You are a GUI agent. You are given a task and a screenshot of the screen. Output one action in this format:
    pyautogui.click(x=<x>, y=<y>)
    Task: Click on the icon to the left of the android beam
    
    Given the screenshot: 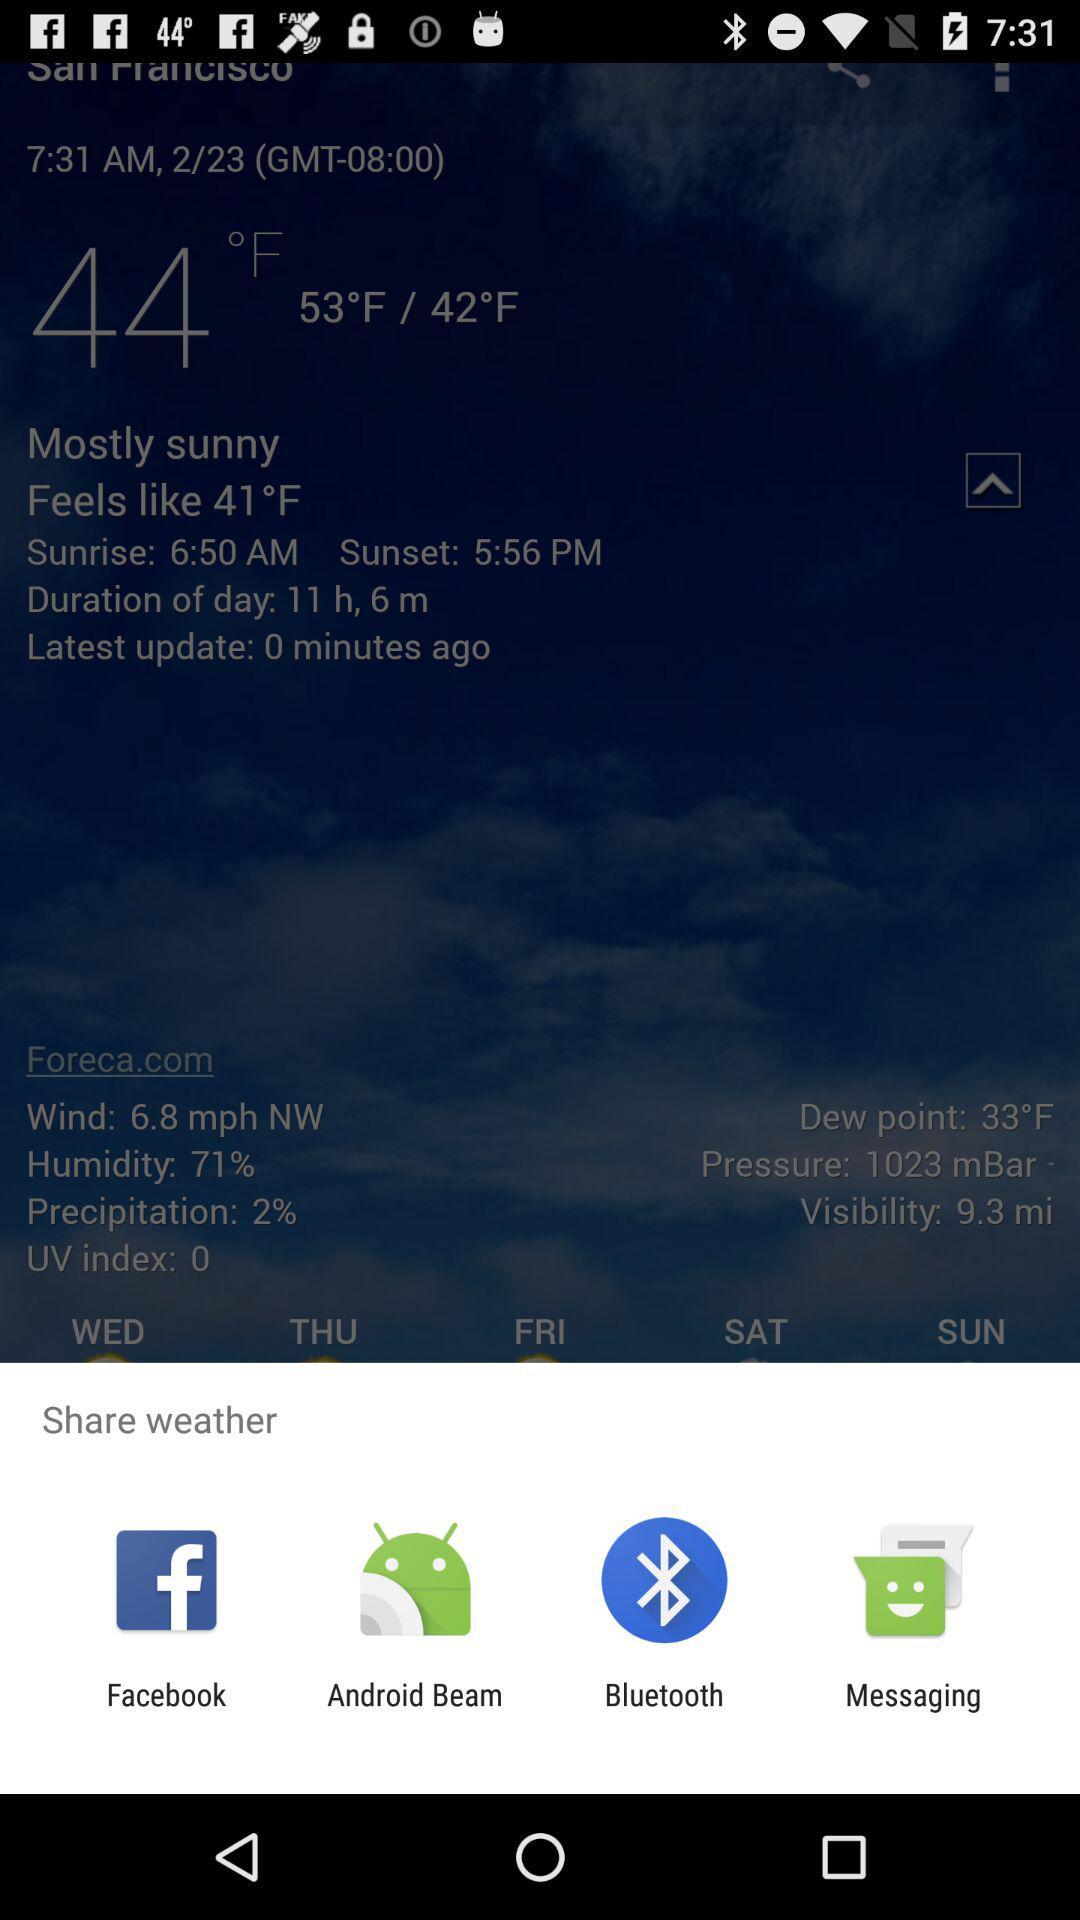 What is the action you would take?
    pyautogui.click(x=165, y=1711)
    